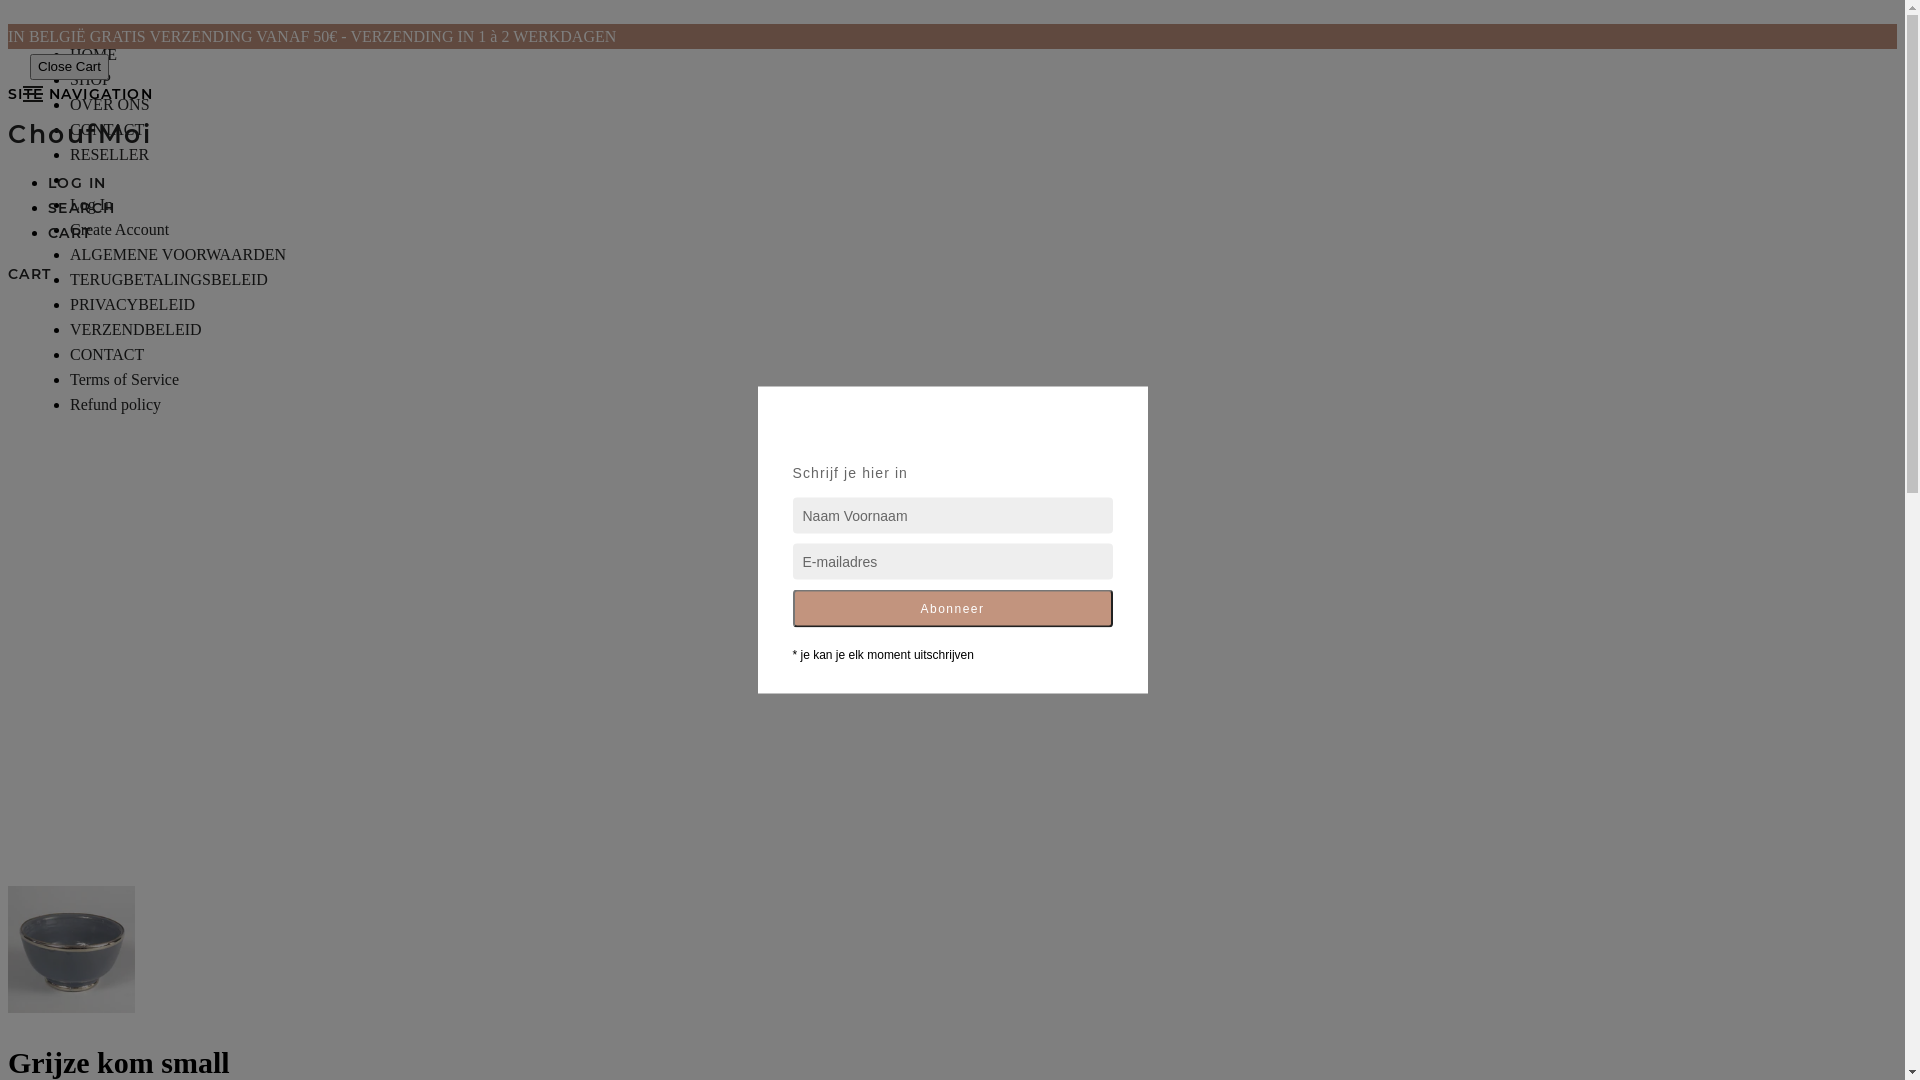  What do you see at coordinates (168, 279) in the screenshot?
I see `'TERUGBETALINGSBELEID'` at bounding box center [168, 279].